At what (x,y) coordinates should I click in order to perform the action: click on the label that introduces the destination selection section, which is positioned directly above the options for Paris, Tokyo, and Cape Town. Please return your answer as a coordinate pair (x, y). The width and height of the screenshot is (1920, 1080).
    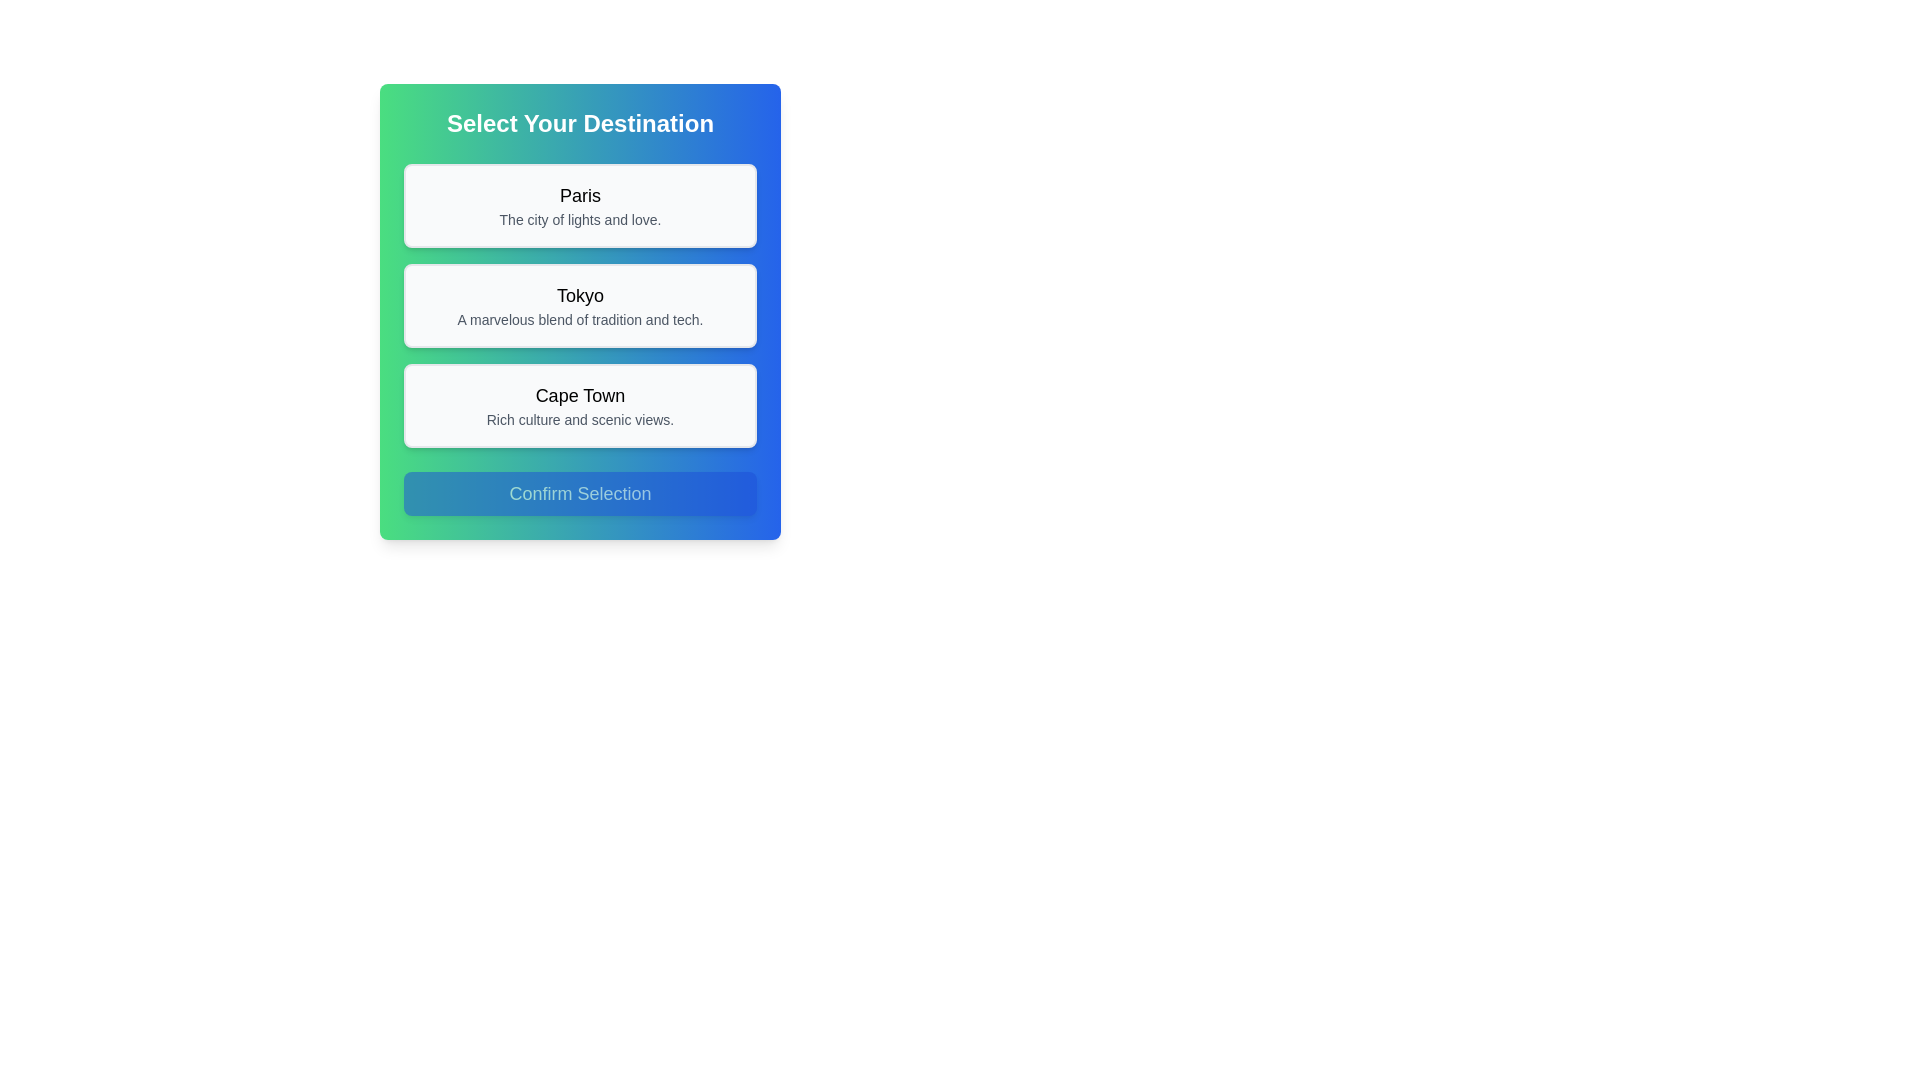
    Looking at the image, I should click on (579, 123).